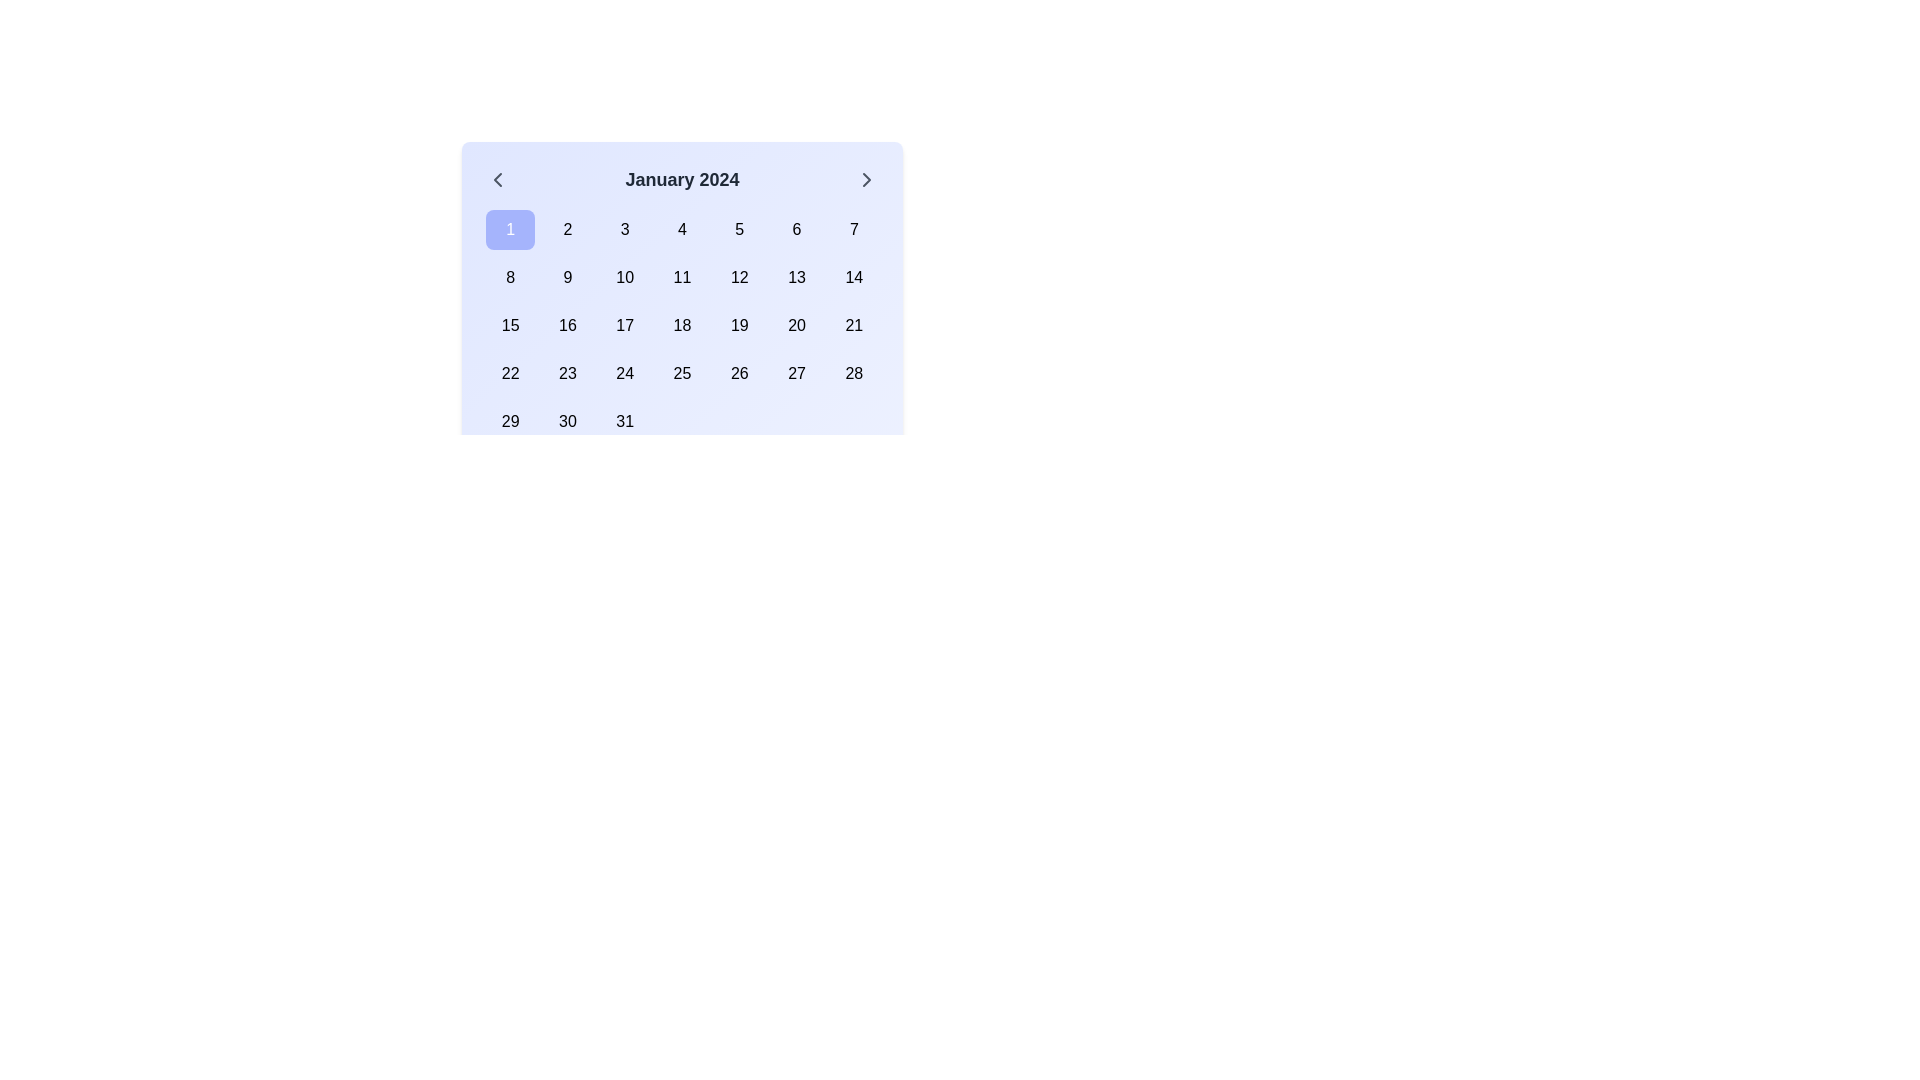 The height and width of the screenshot is (1080, 1920). I want to click on the text label that displays the current month and year at the top center of the calendar interface, so click(682, 180).